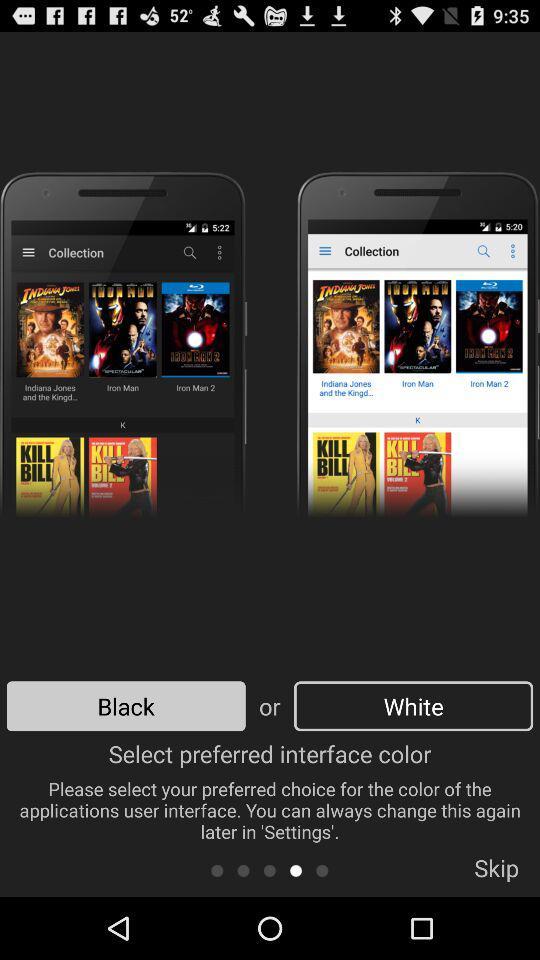 This screenshot has height=960, width=540. Describe the element at coordinates (243, 869) in the screenshot. I see `the item below select preferred interface item` at that location.